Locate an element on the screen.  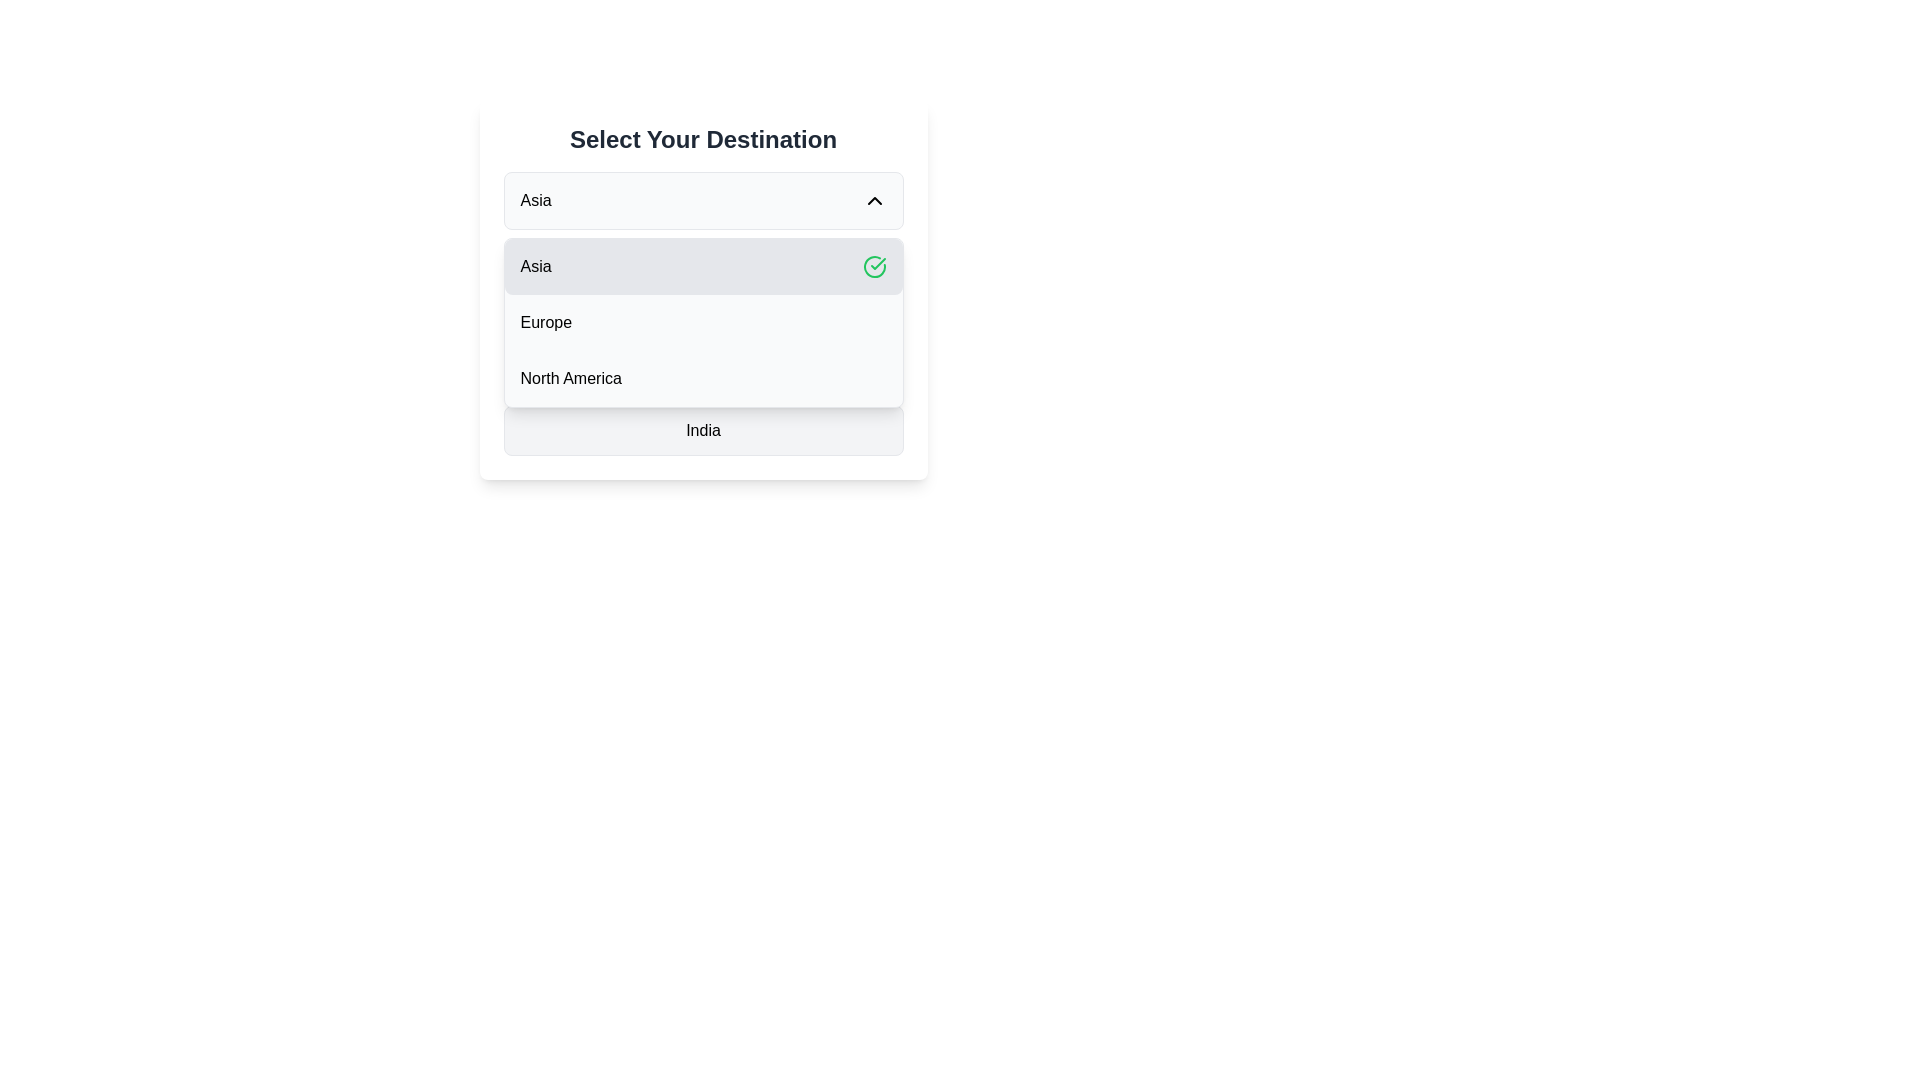
the first selectable item in the dropdown menu labeled 'Select Your Destination', which is visually distinguished by a light gray background and a green checkmark indicating its selected state is located at coordinates (703, 289).